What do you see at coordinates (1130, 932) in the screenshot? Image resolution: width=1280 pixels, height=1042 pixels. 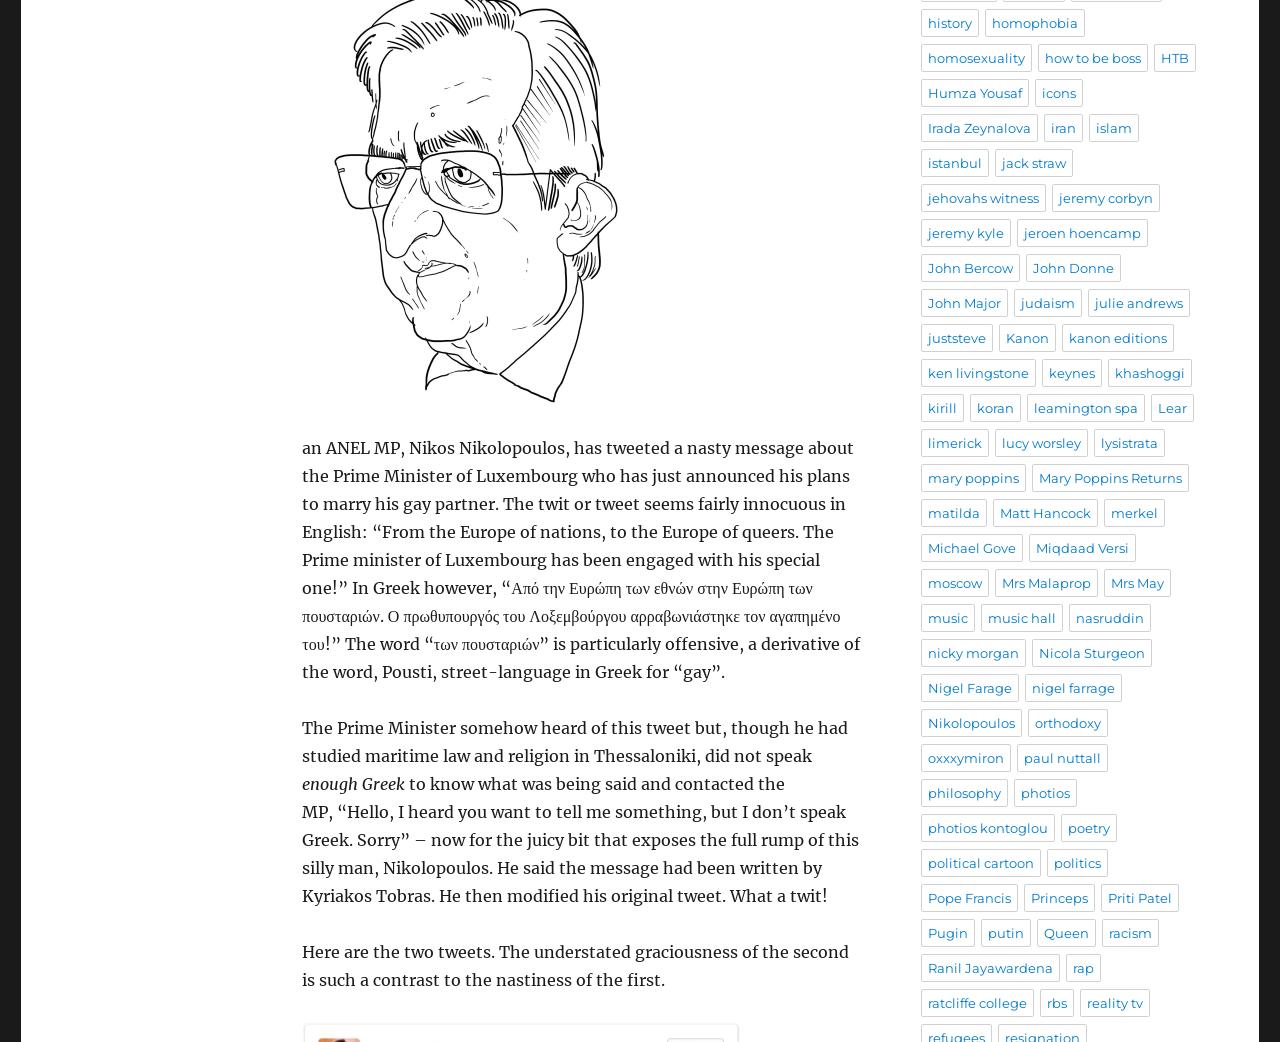 I see `'racism'` at bounding box center [1130, 932].